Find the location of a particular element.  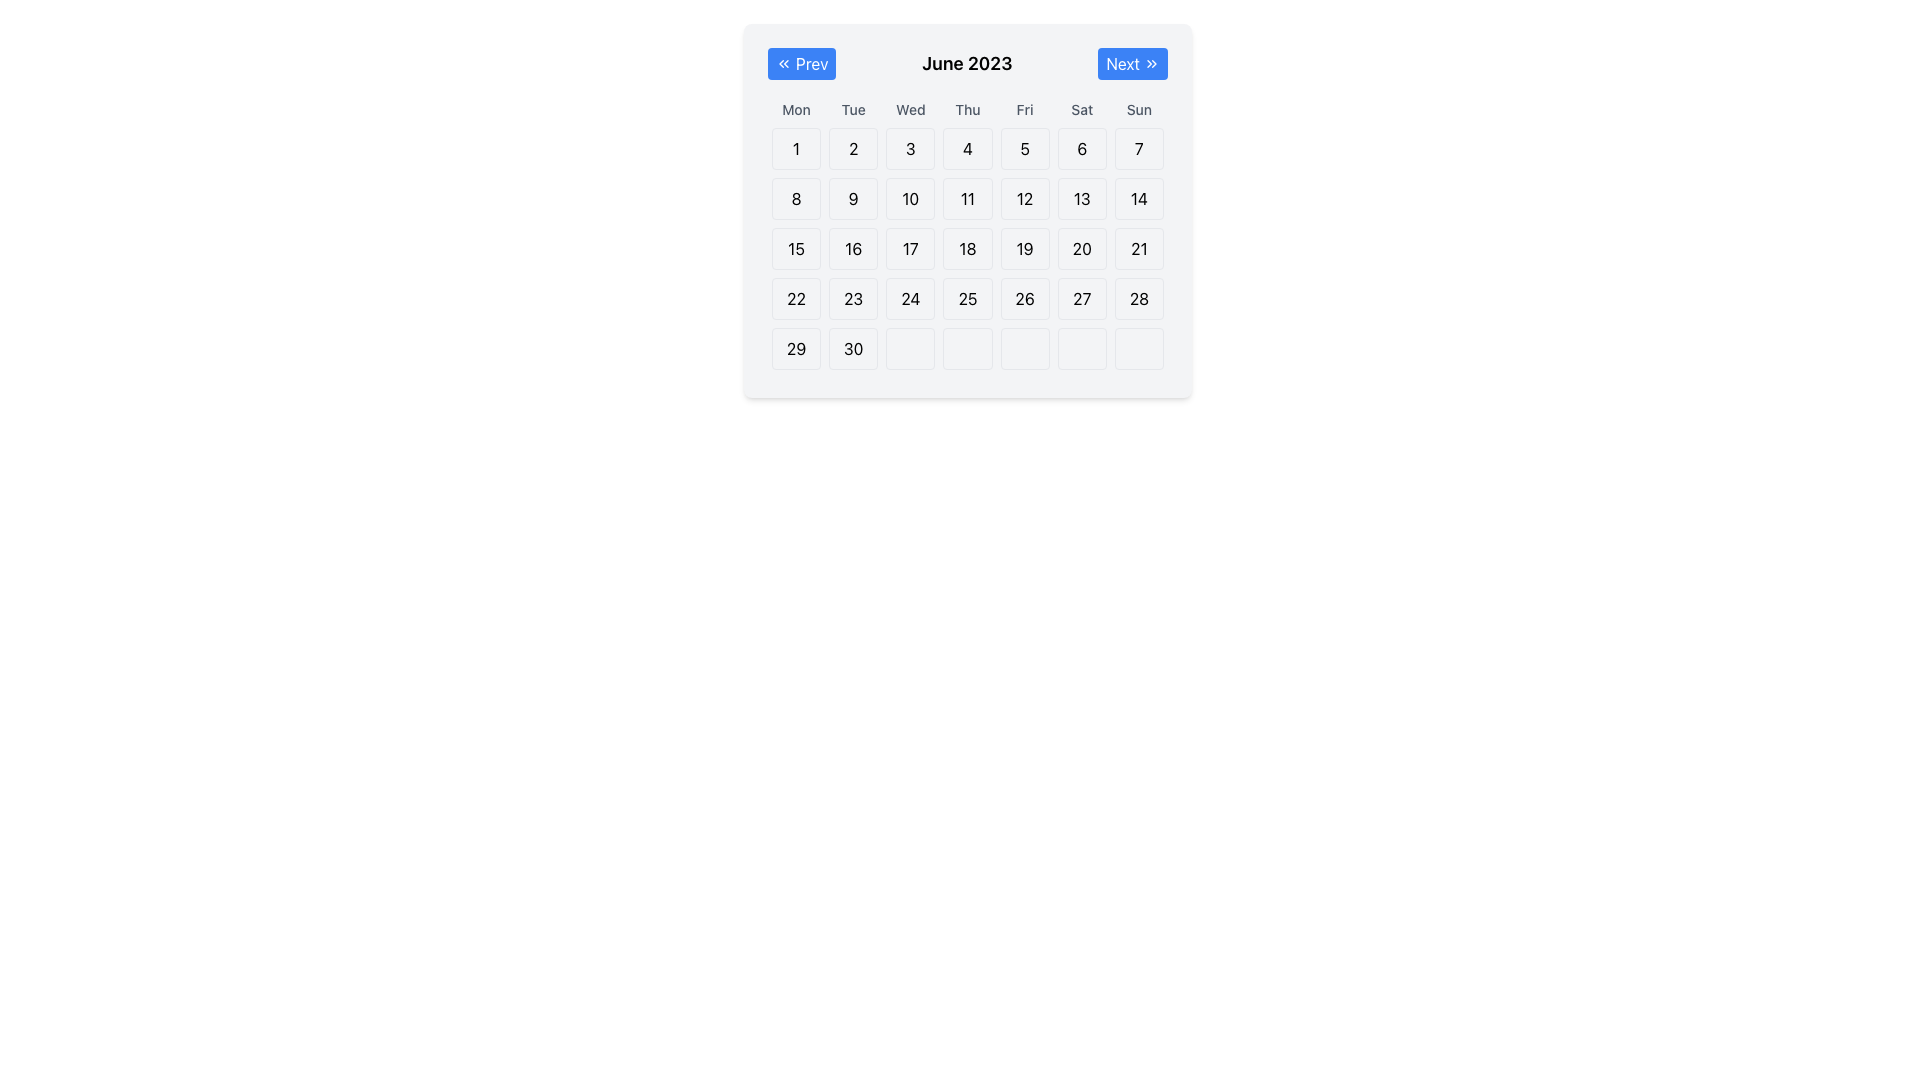

the button representing the selectable date (the 19th) in the calendar interface is located at coordinates (1025, 248).